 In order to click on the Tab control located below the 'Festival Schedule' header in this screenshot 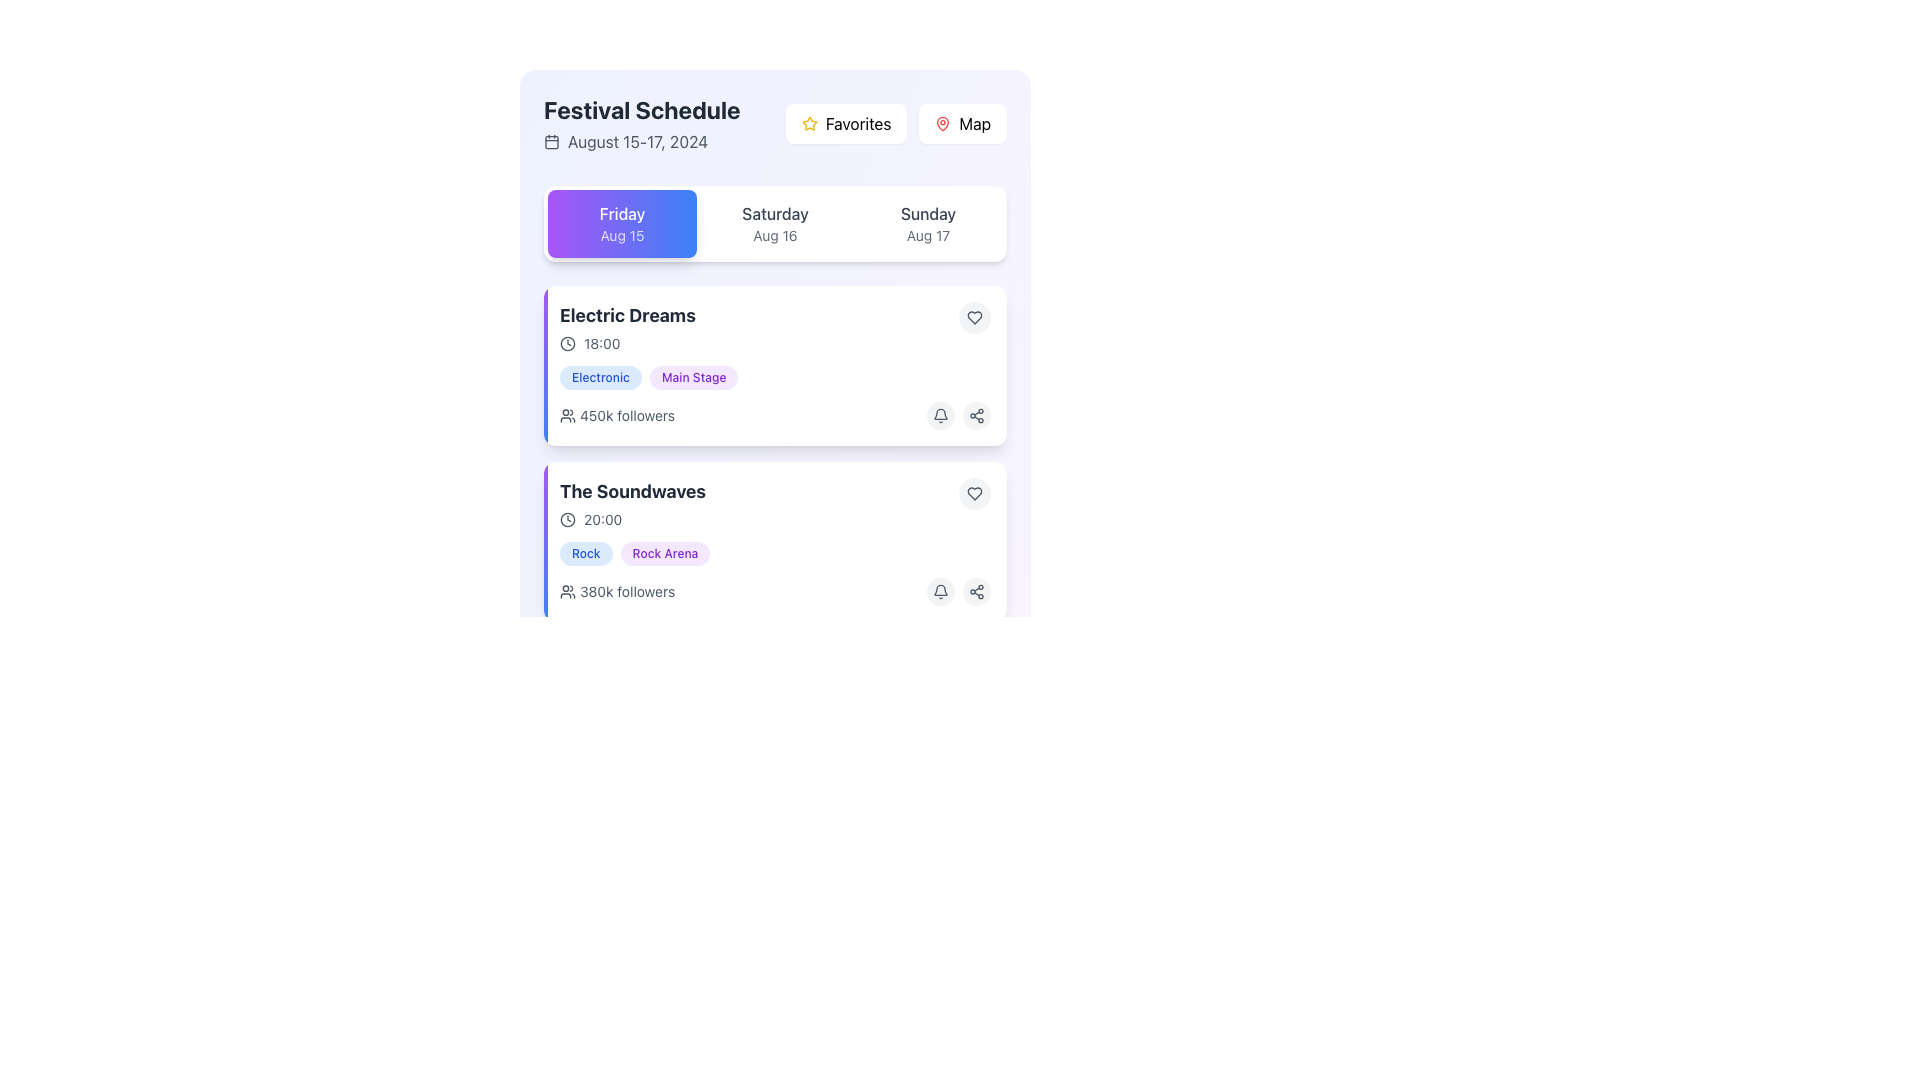, I will do `click(774, 223)`.